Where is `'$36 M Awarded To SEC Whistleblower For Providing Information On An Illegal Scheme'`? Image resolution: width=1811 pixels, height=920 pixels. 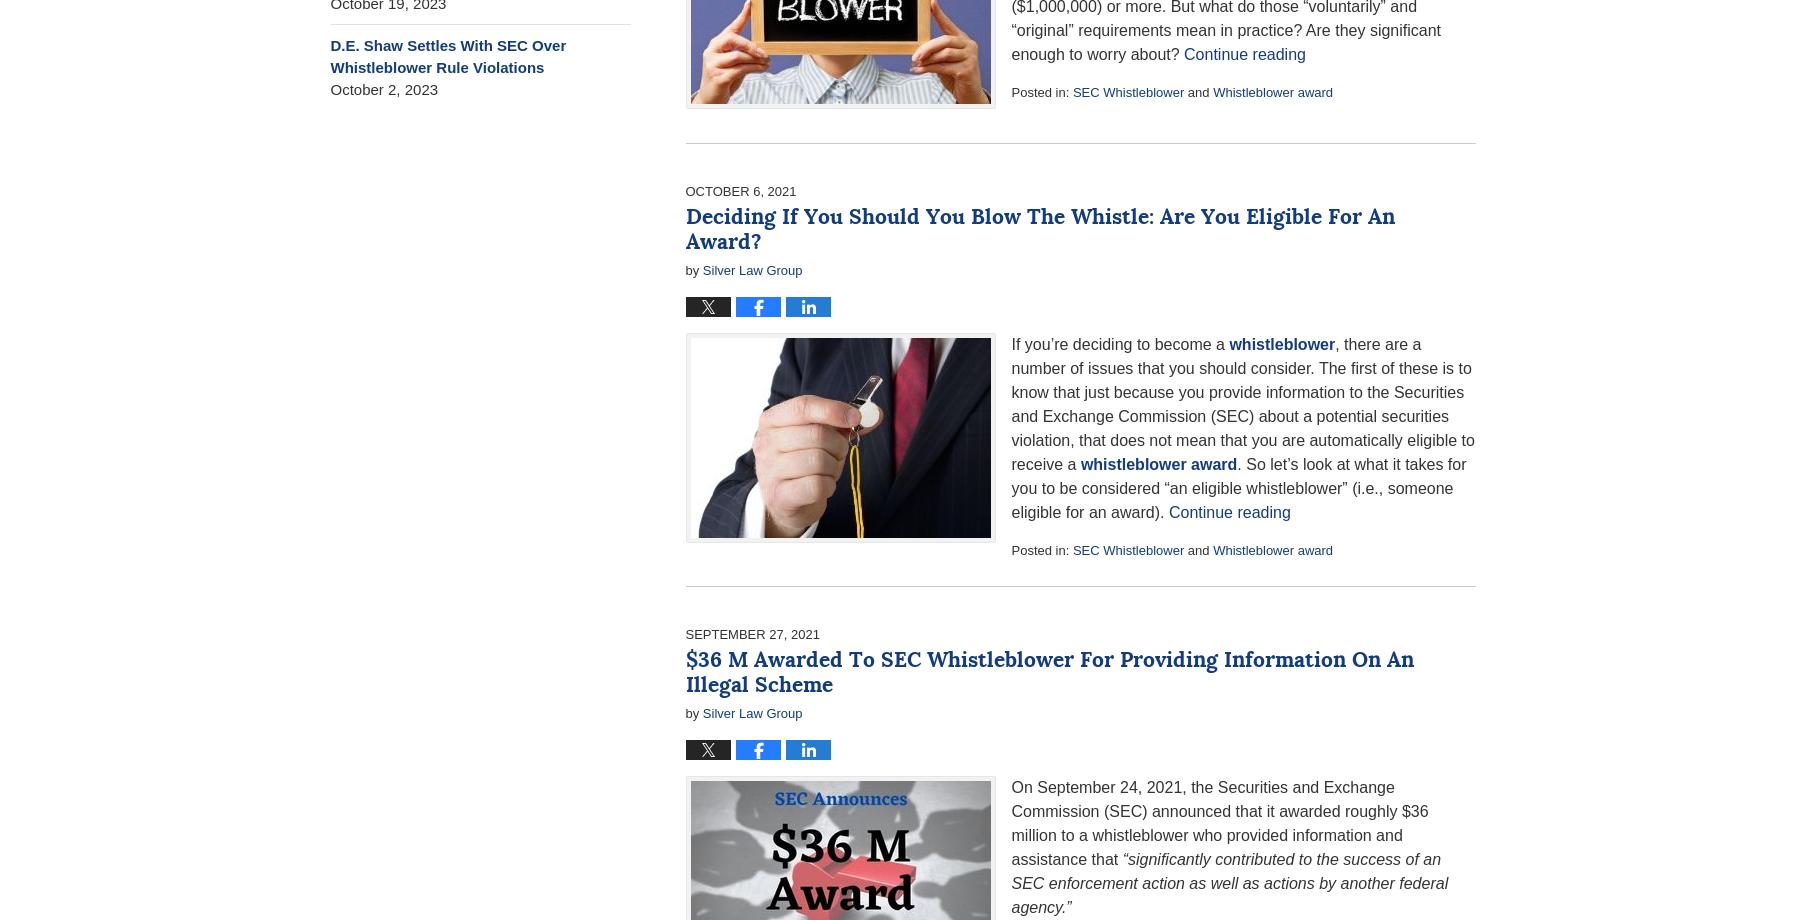
'$36 M Awarded To SEC Whistleblower For Providing Information On An Illegal Scheme' is located at coordinates (1048, 671).